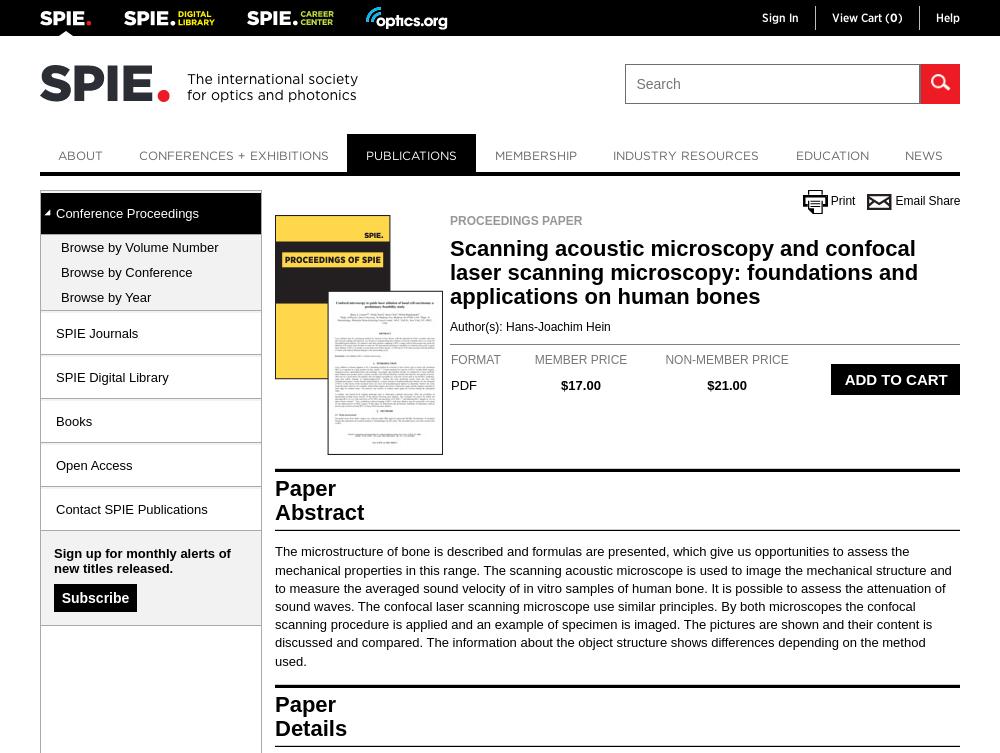 The height and width of the screenshot is (753, 1000). I want to click on '$17.00', so click(561, 384).